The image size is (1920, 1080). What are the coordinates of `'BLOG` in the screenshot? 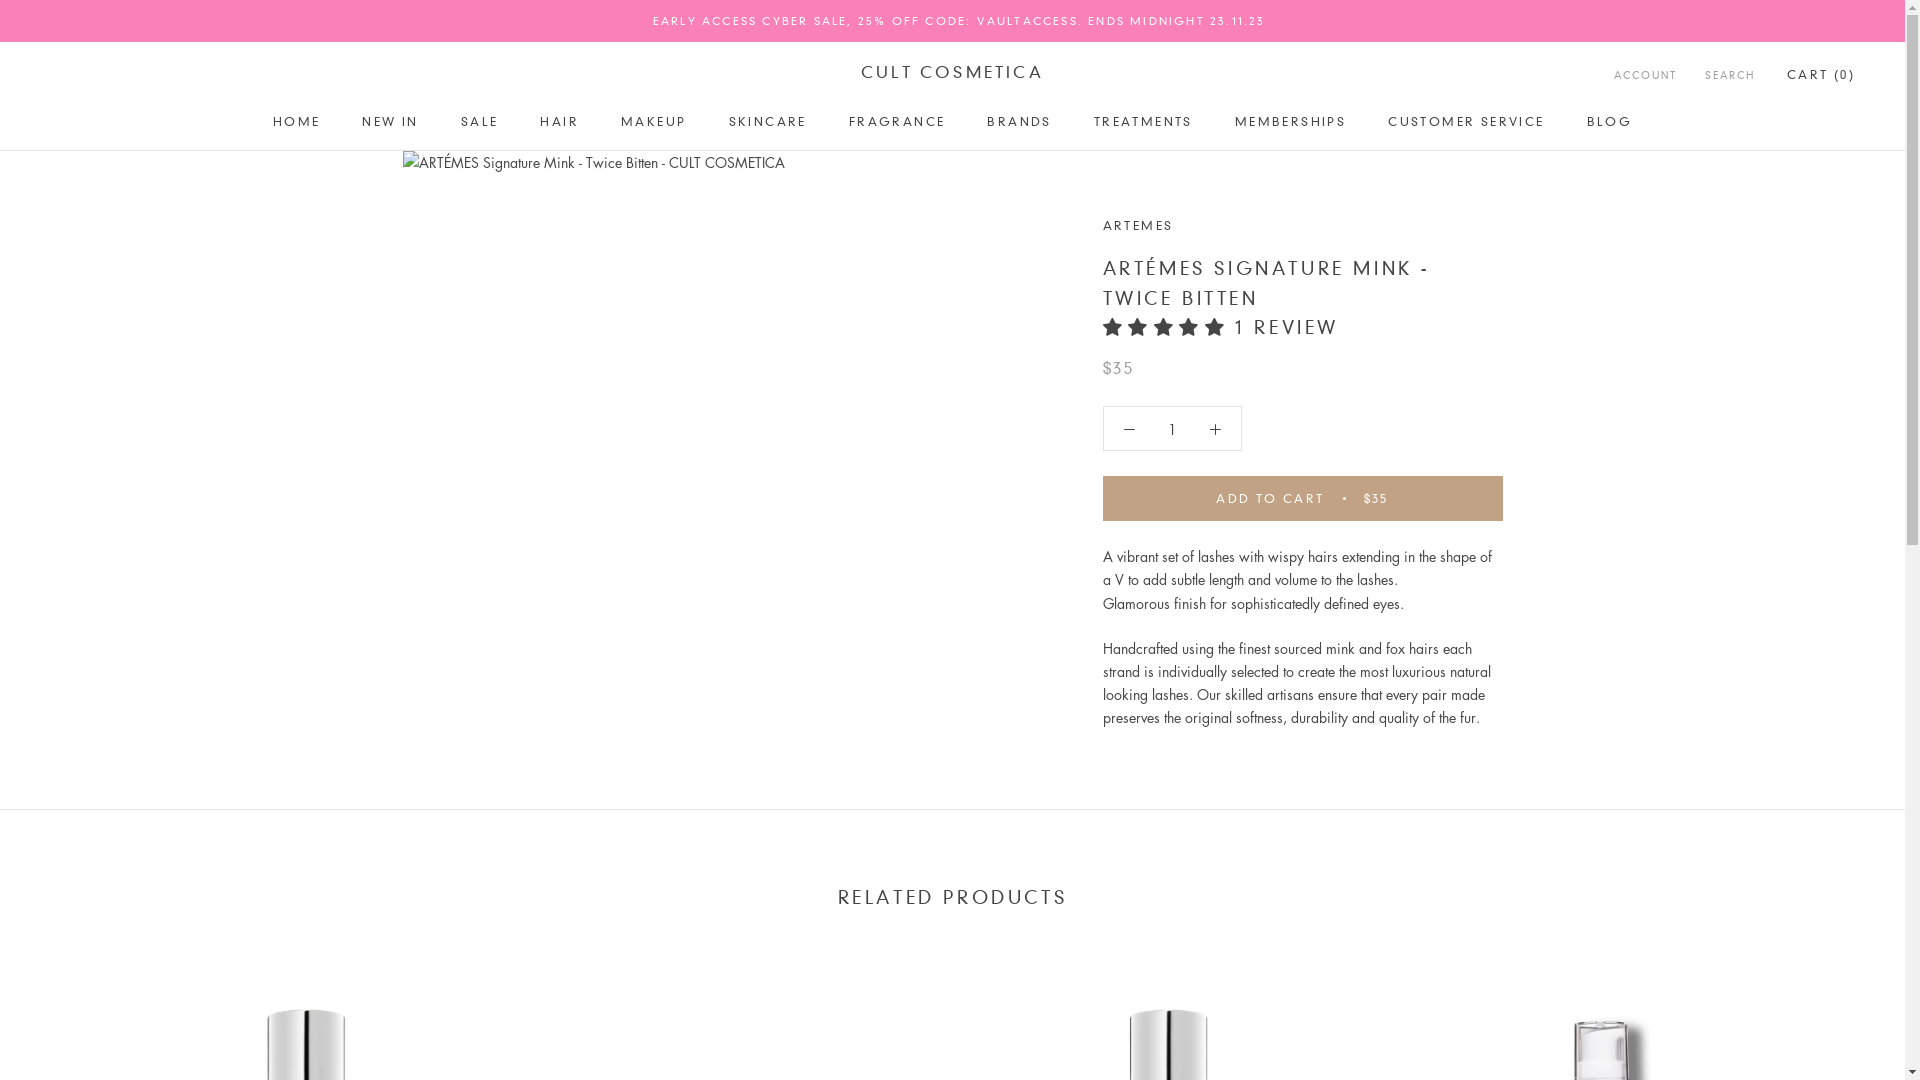 It's located at (1586, 121).